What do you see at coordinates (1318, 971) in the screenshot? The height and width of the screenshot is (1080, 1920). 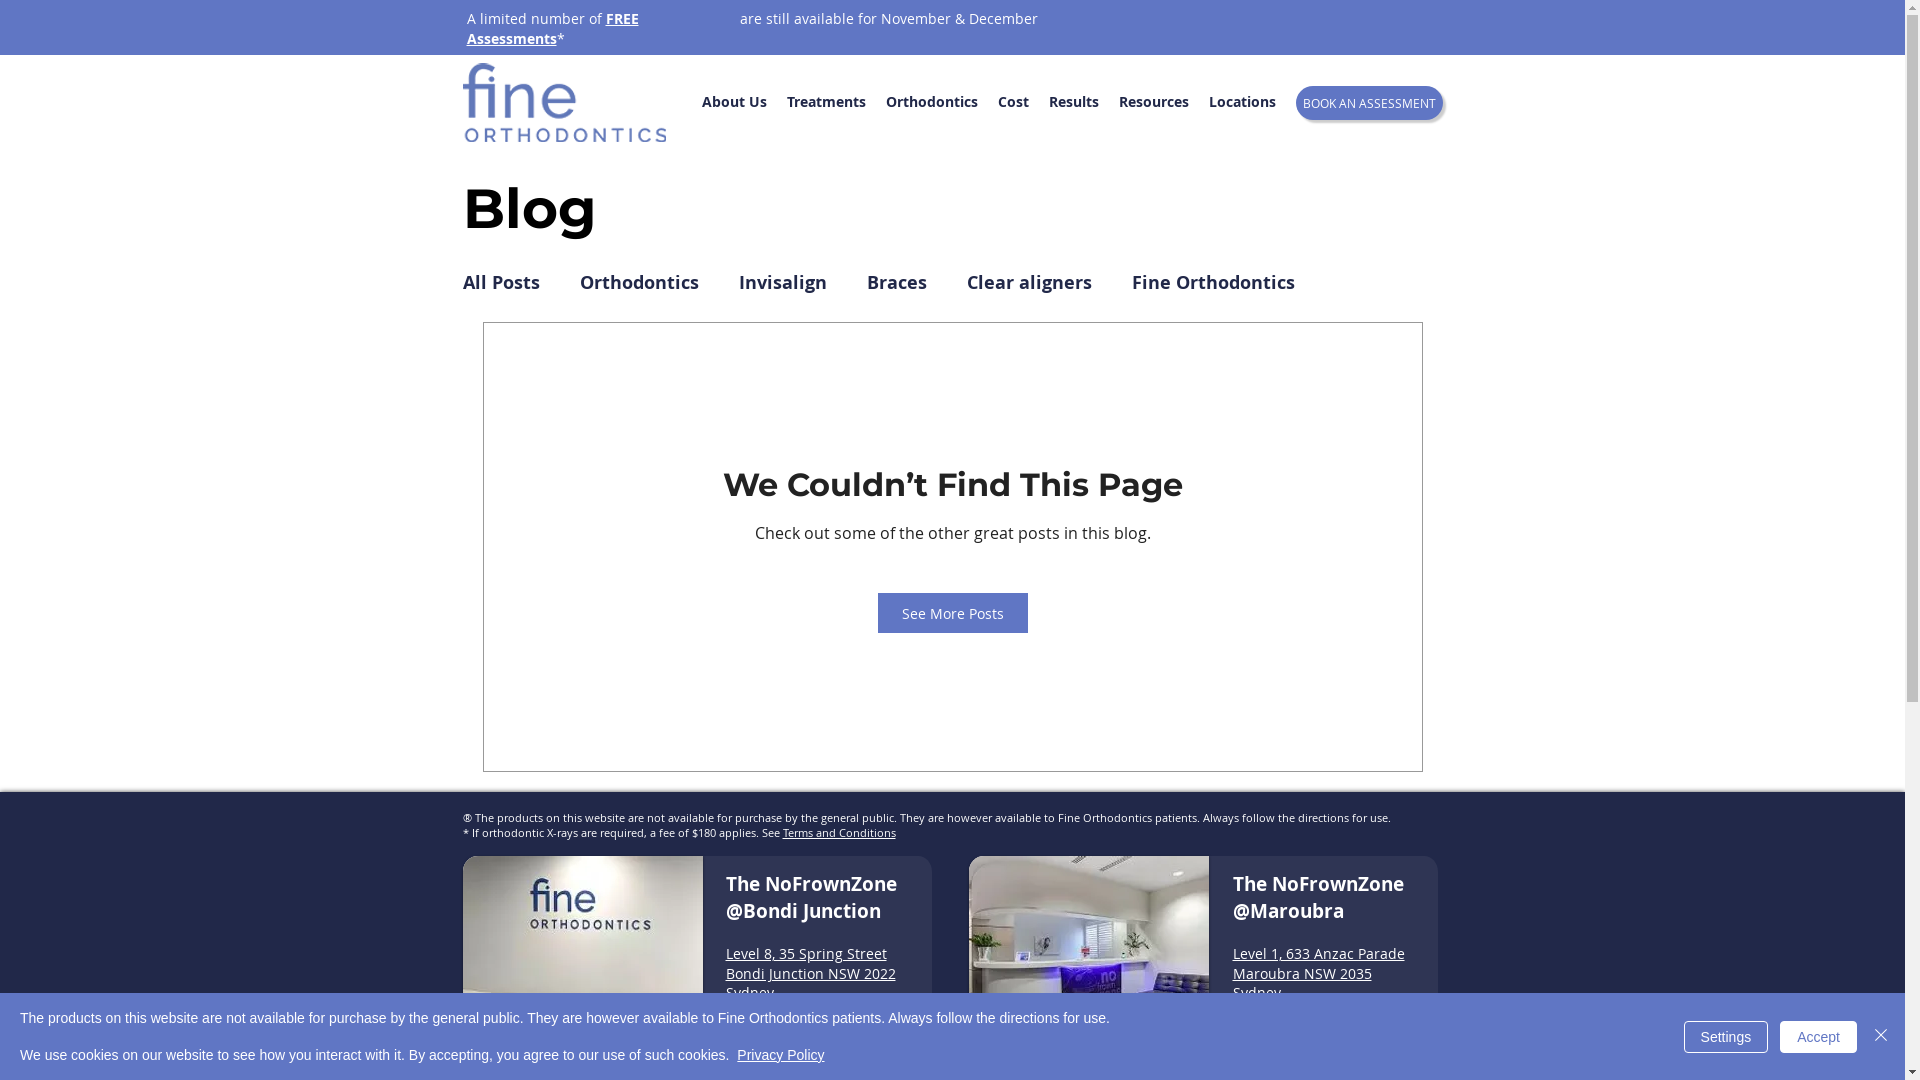 I see `'Level 1, 633 Anzac Parade` at bounding box center [1318, 971].